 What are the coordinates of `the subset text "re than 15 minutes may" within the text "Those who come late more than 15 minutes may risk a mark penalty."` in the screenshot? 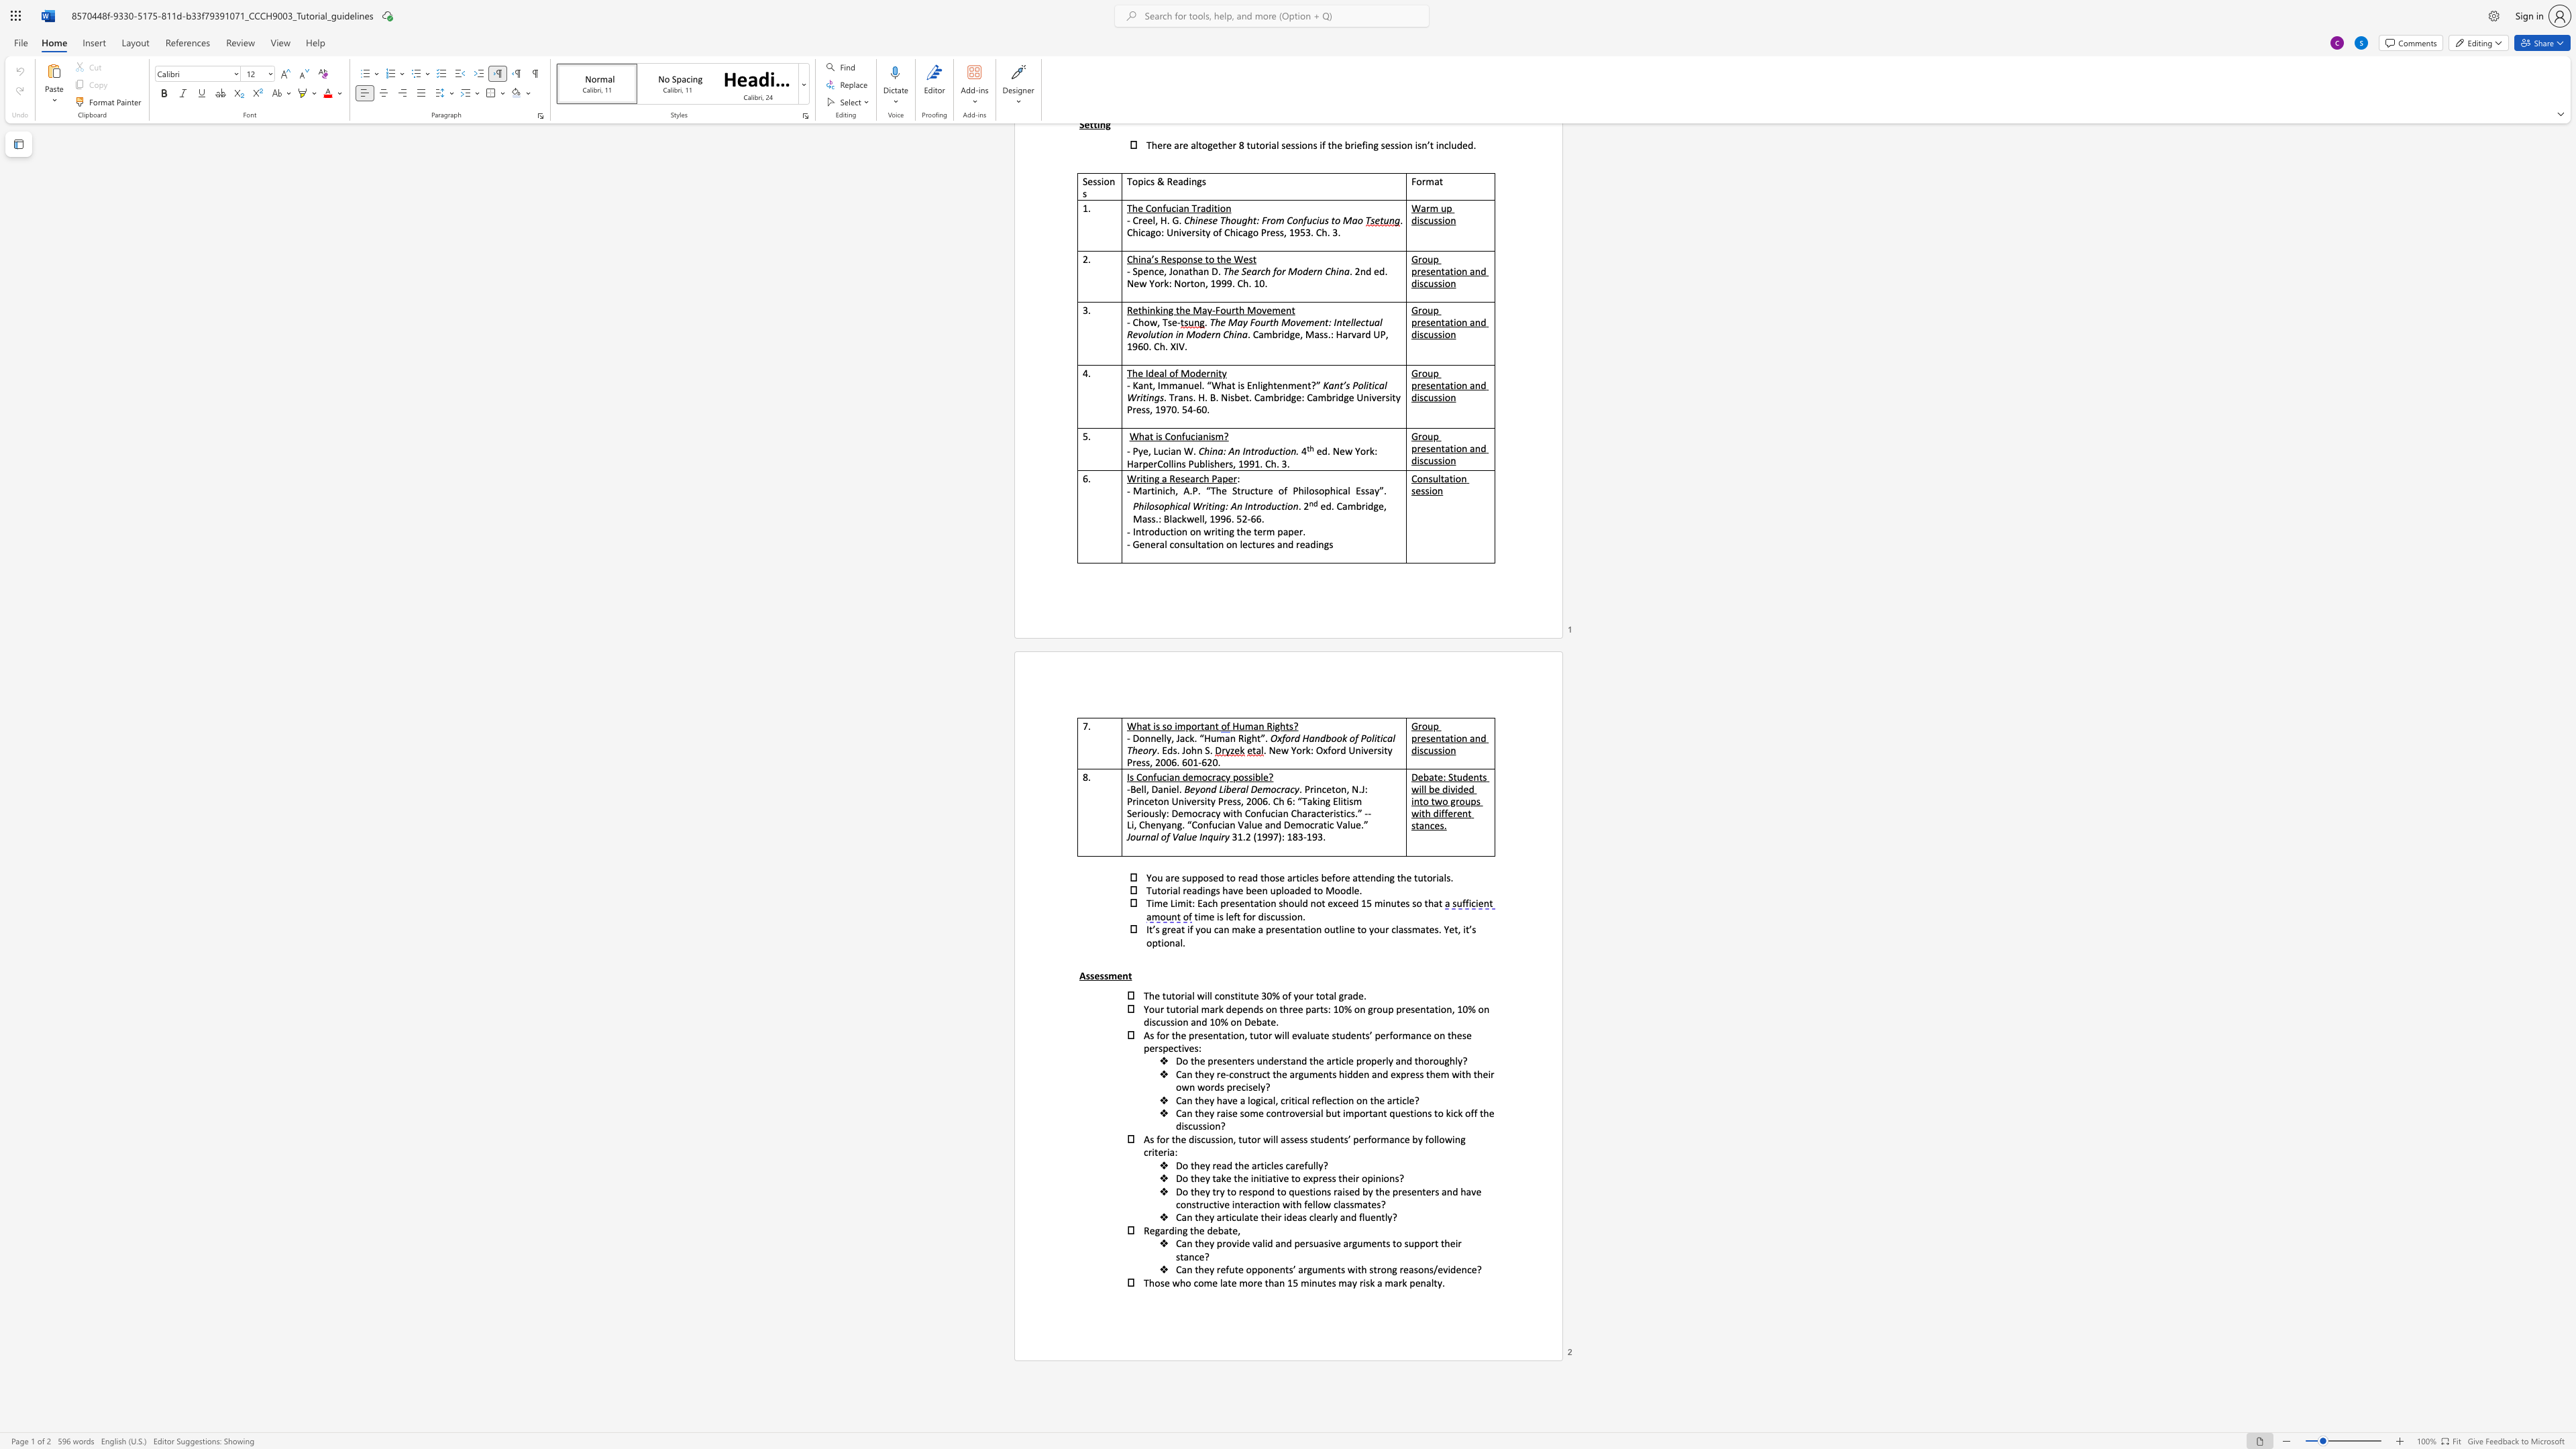 It's located at (1252, 1281).